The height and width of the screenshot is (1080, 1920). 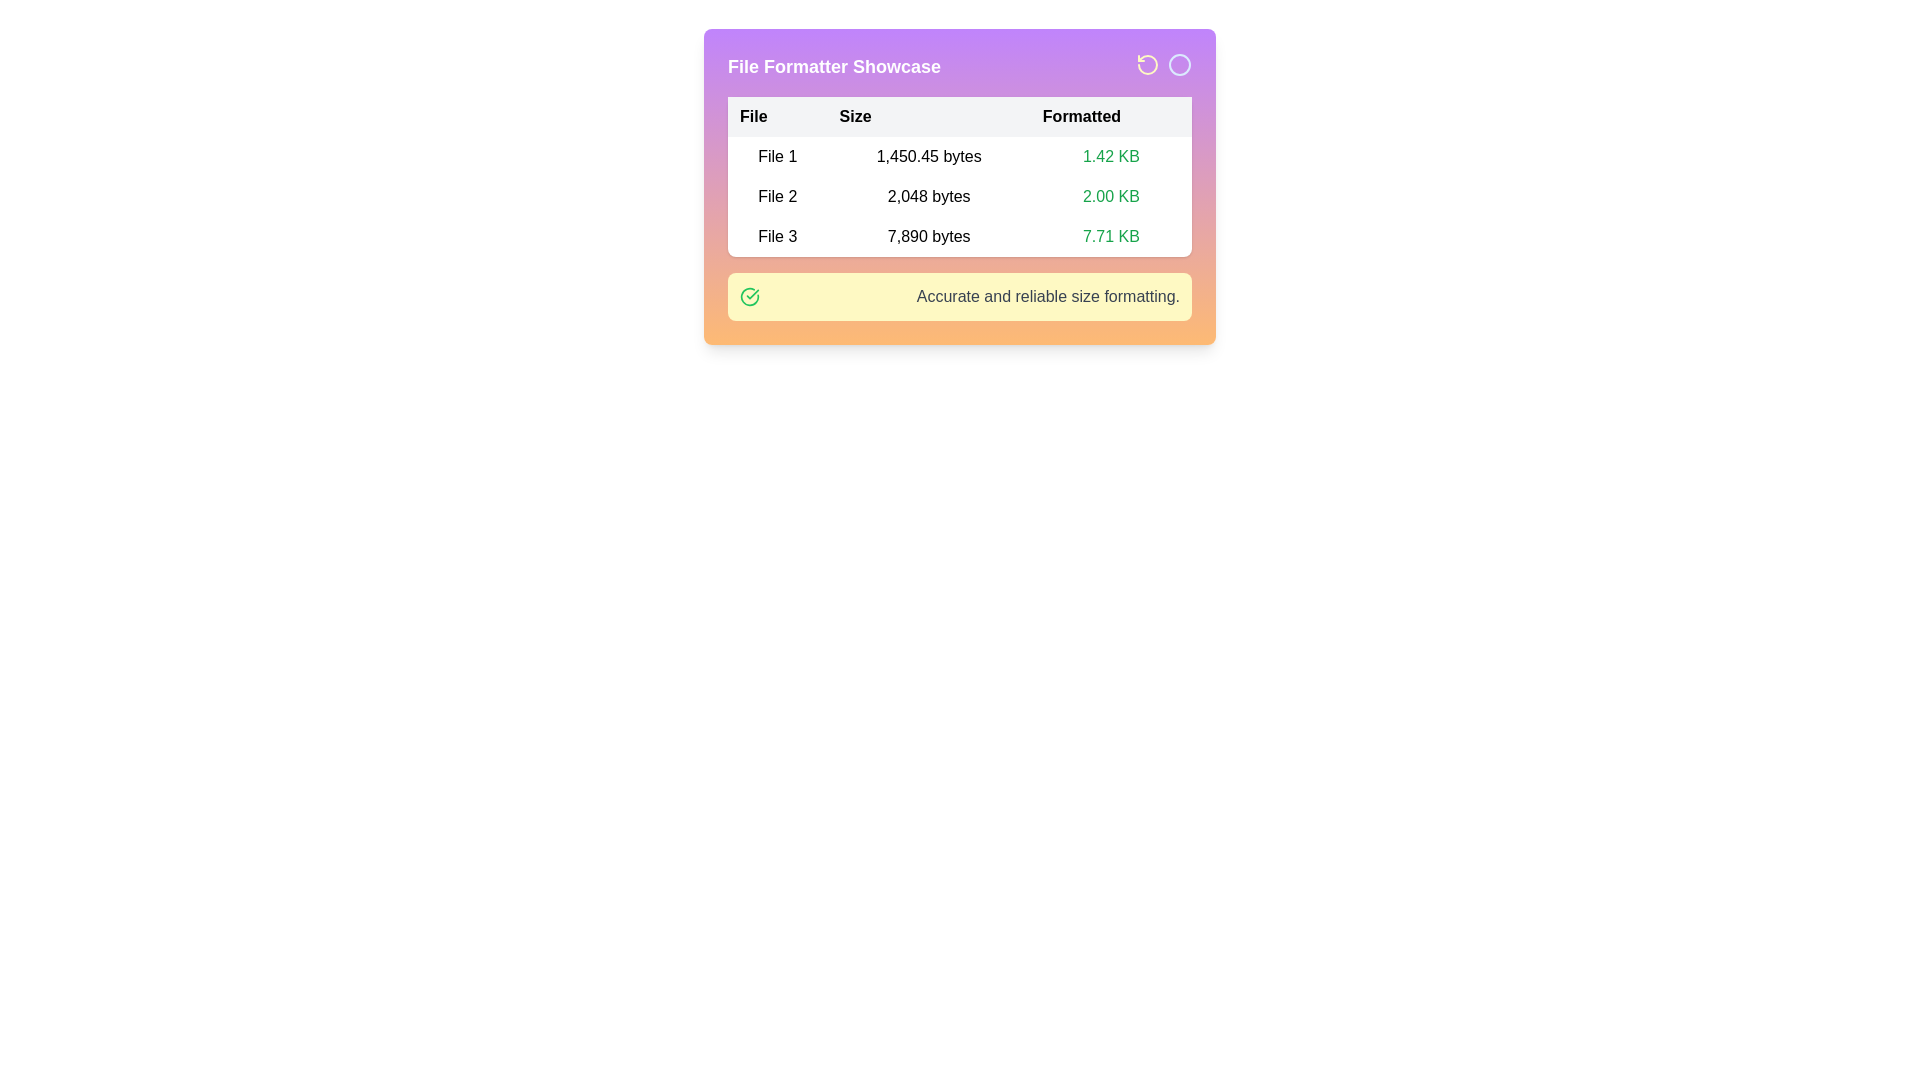 I want to click on the reset icon located in the top-right corner of the interface, which is the first icon in a group of icons adjacent to a circular icon, so click(x=1147, y=64).